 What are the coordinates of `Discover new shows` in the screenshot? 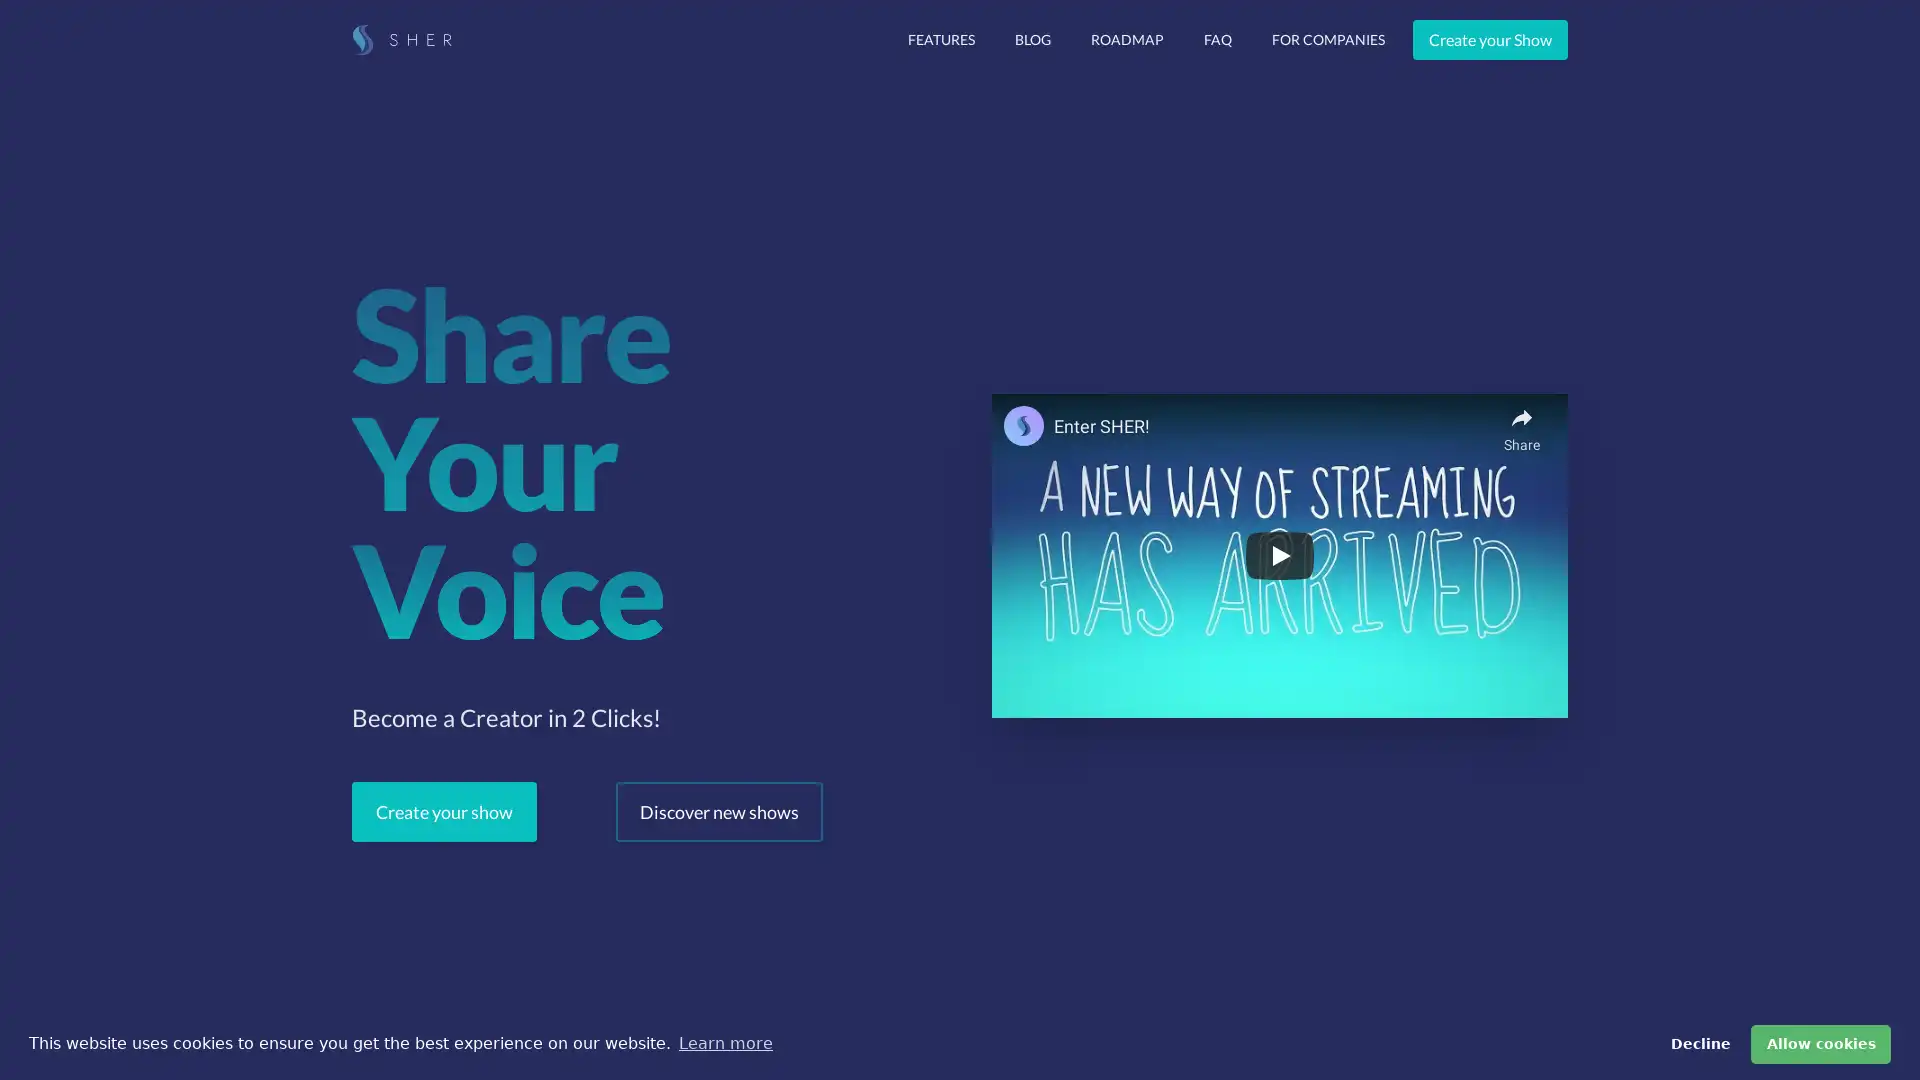 It's located at (719, 812).